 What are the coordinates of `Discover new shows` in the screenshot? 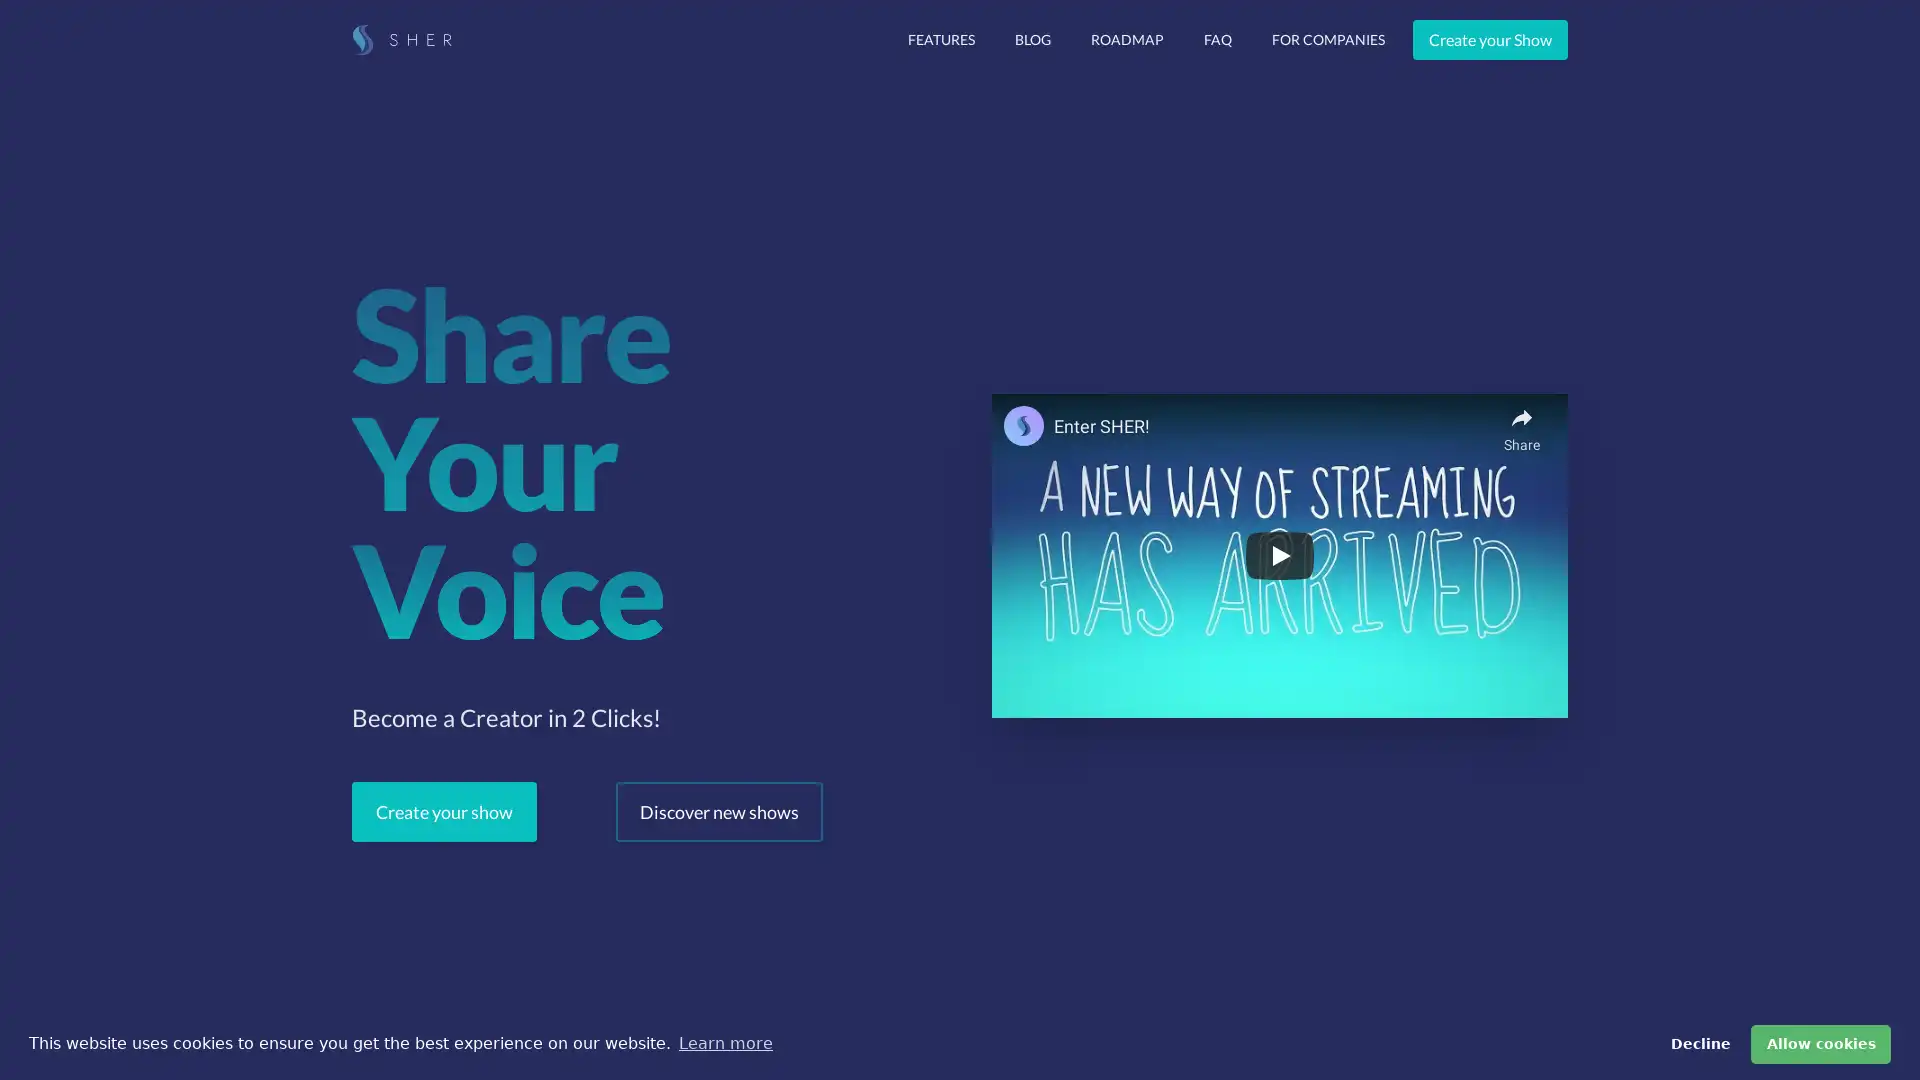 It's located at (719, 812).